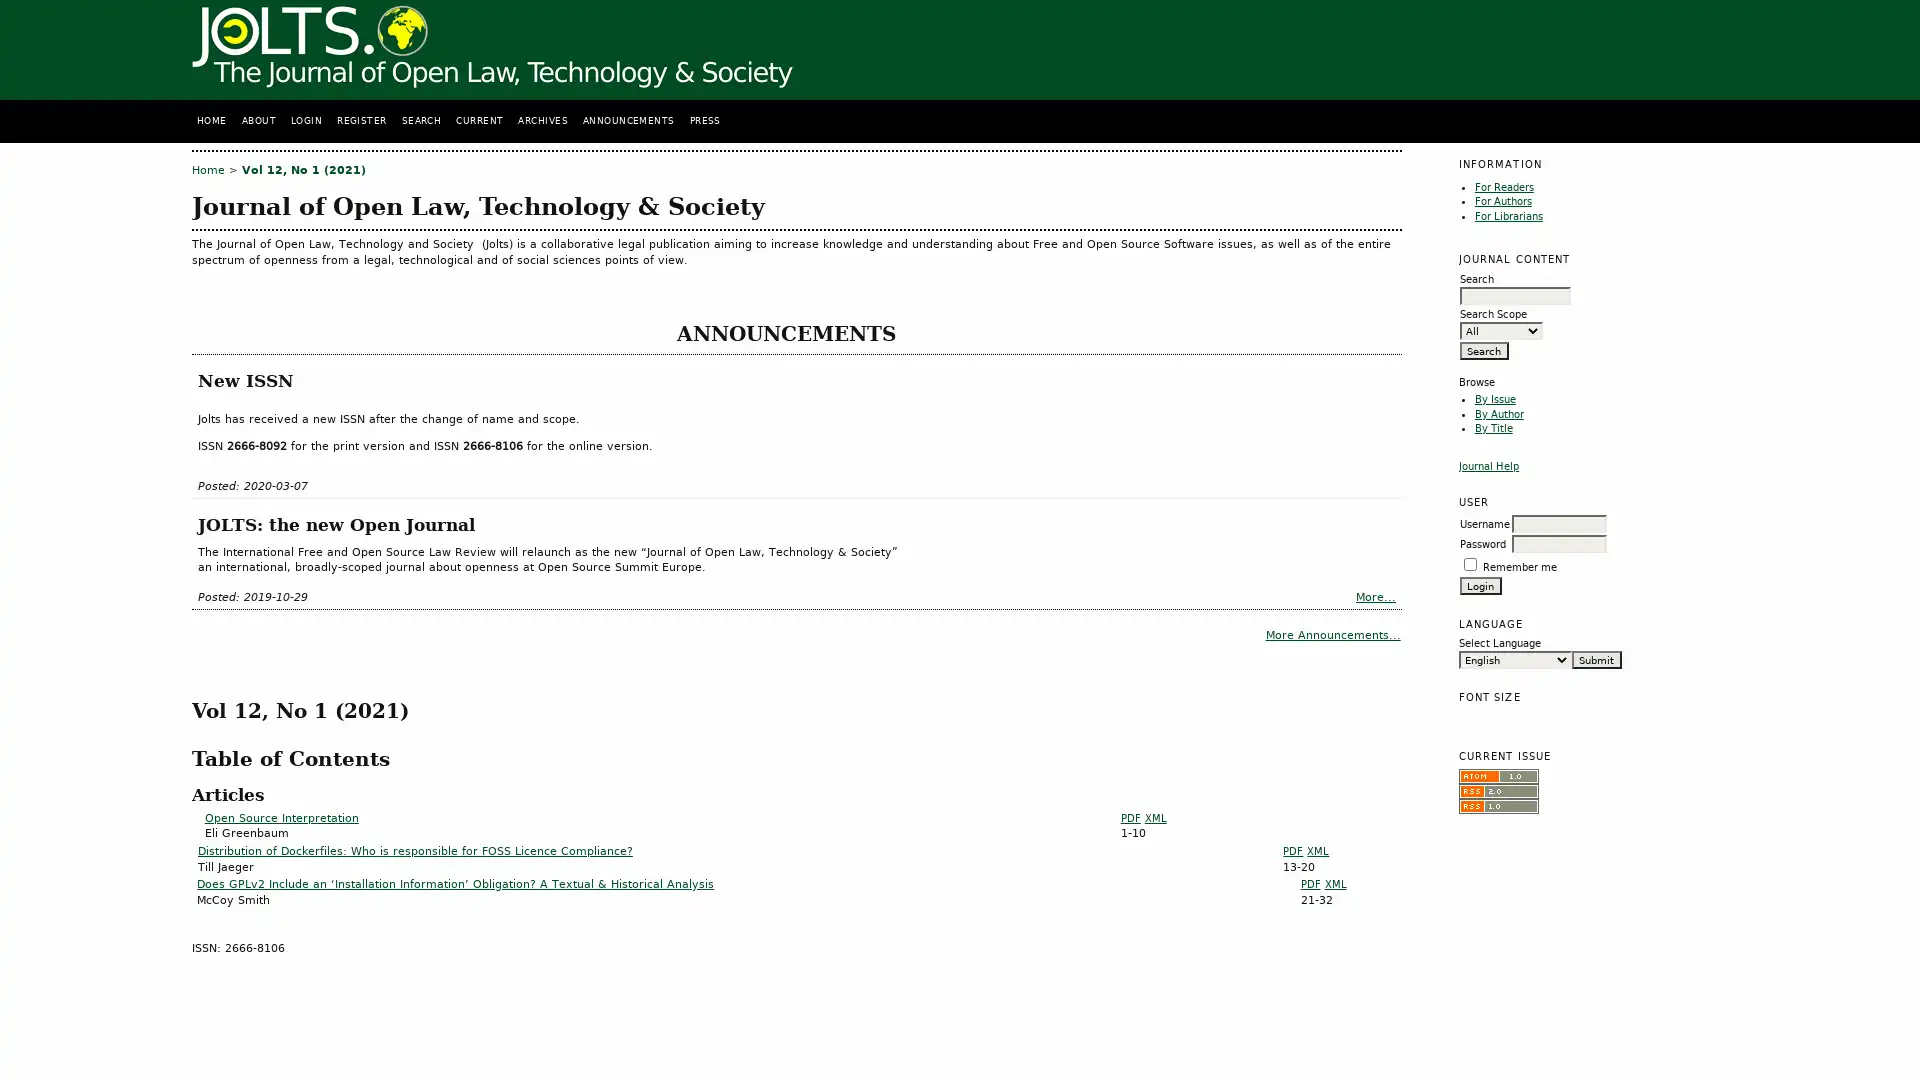  I want to click on Search, so click(1483, 349).